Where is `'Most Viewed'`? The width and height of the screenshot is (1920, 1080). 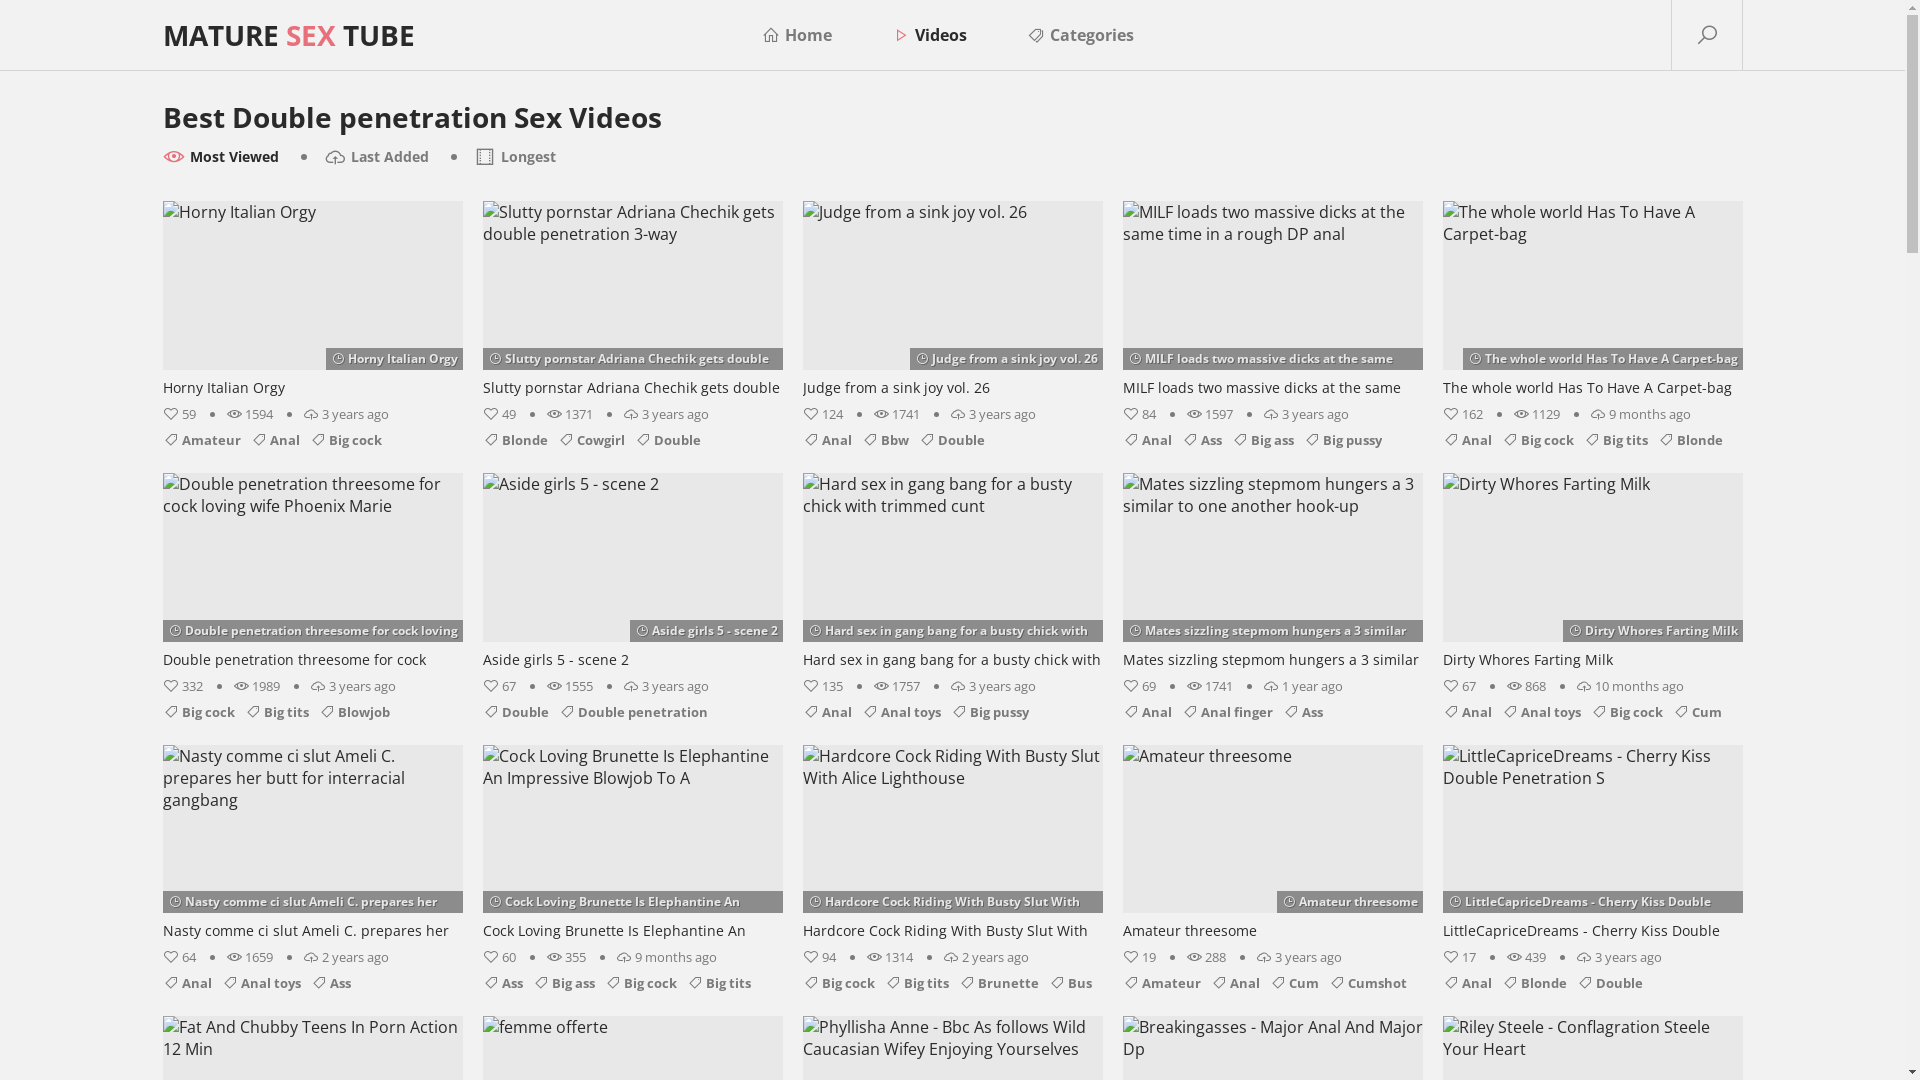 'Most Viewed' is located at coordinates (162, 156).